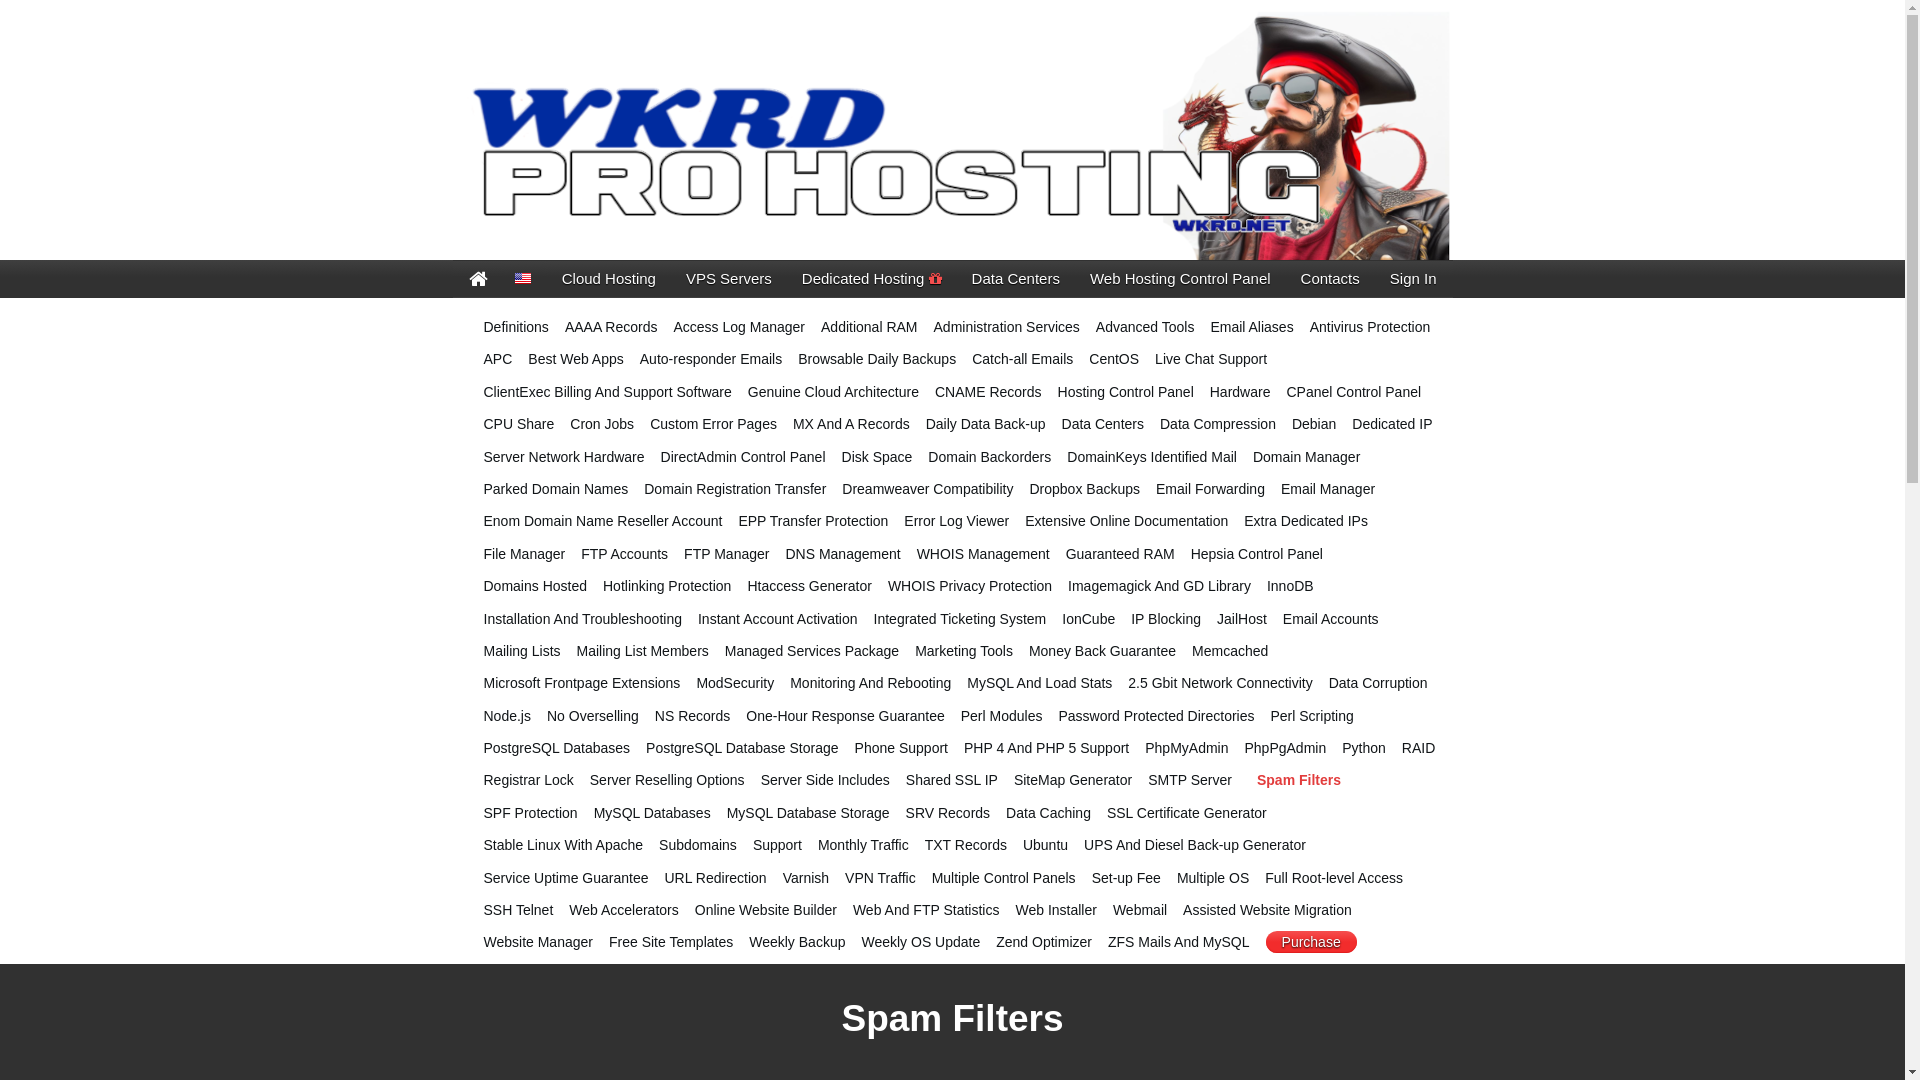  I want to click on 'Web Hosting Control Panel', so click(1180, 278).